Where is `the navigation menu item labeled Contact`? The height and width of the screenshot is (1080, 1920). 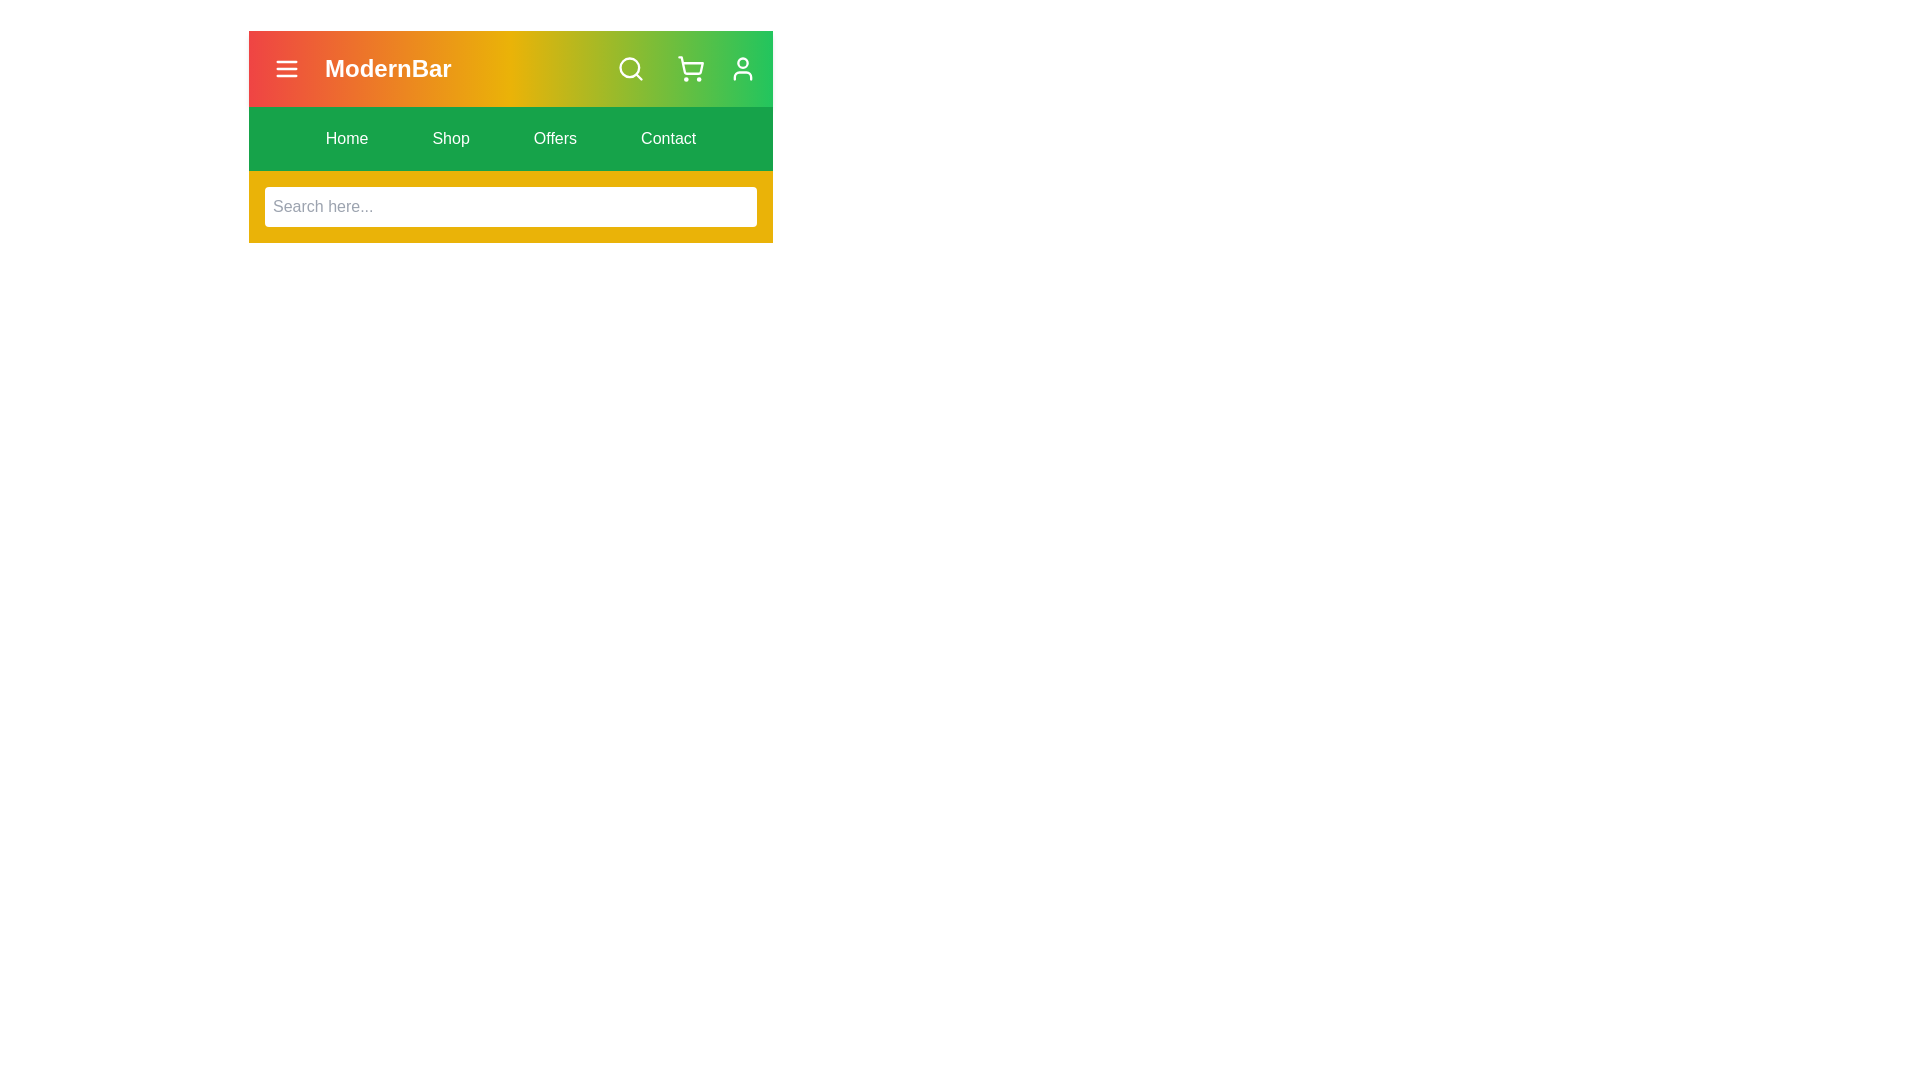
the navigation menu item labeled Contact is located at coordinates (668, 137).